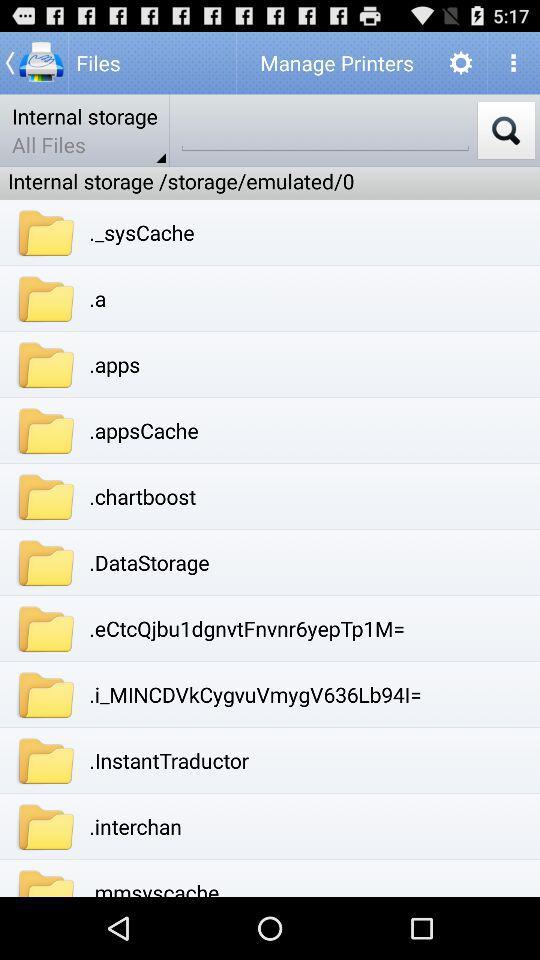  What do you see at coordinates (255, 694) in the screenshot?
I see `app below the .ectcqjbu1dgnvtfnvnr6yeptp1m=` at bounding box center [255, 694].